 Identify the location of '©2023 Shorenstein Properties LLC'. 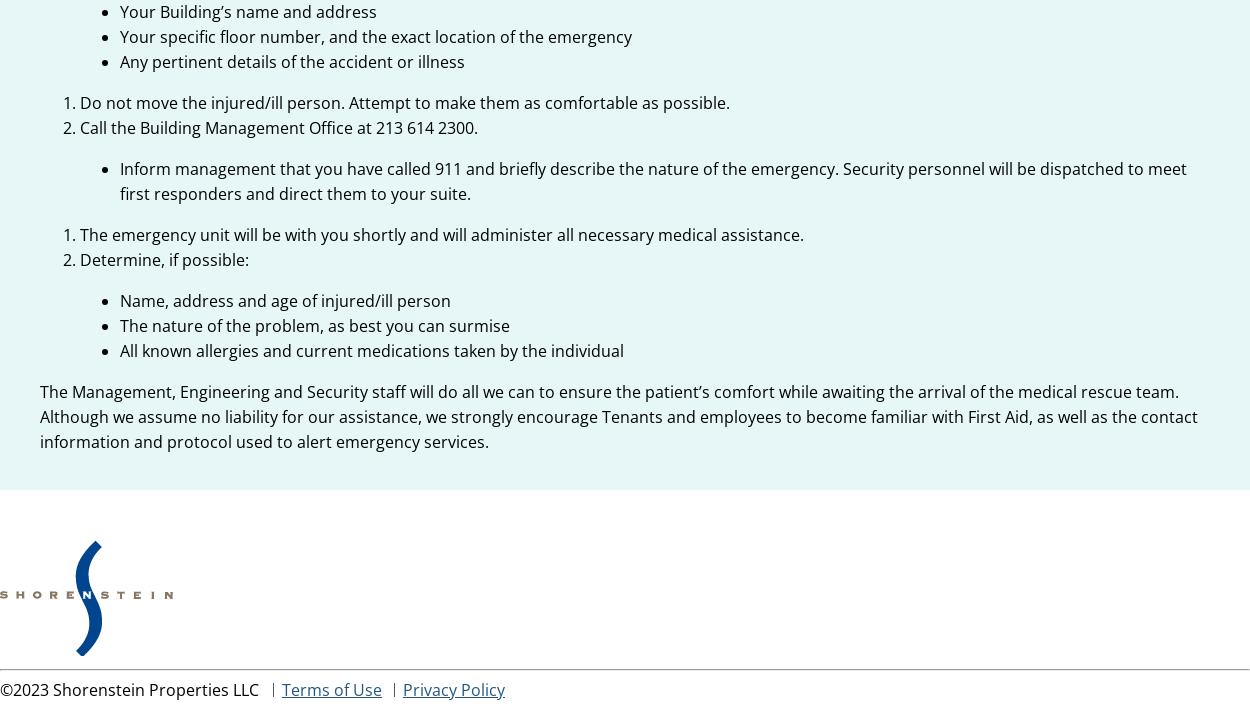
(131, 688).